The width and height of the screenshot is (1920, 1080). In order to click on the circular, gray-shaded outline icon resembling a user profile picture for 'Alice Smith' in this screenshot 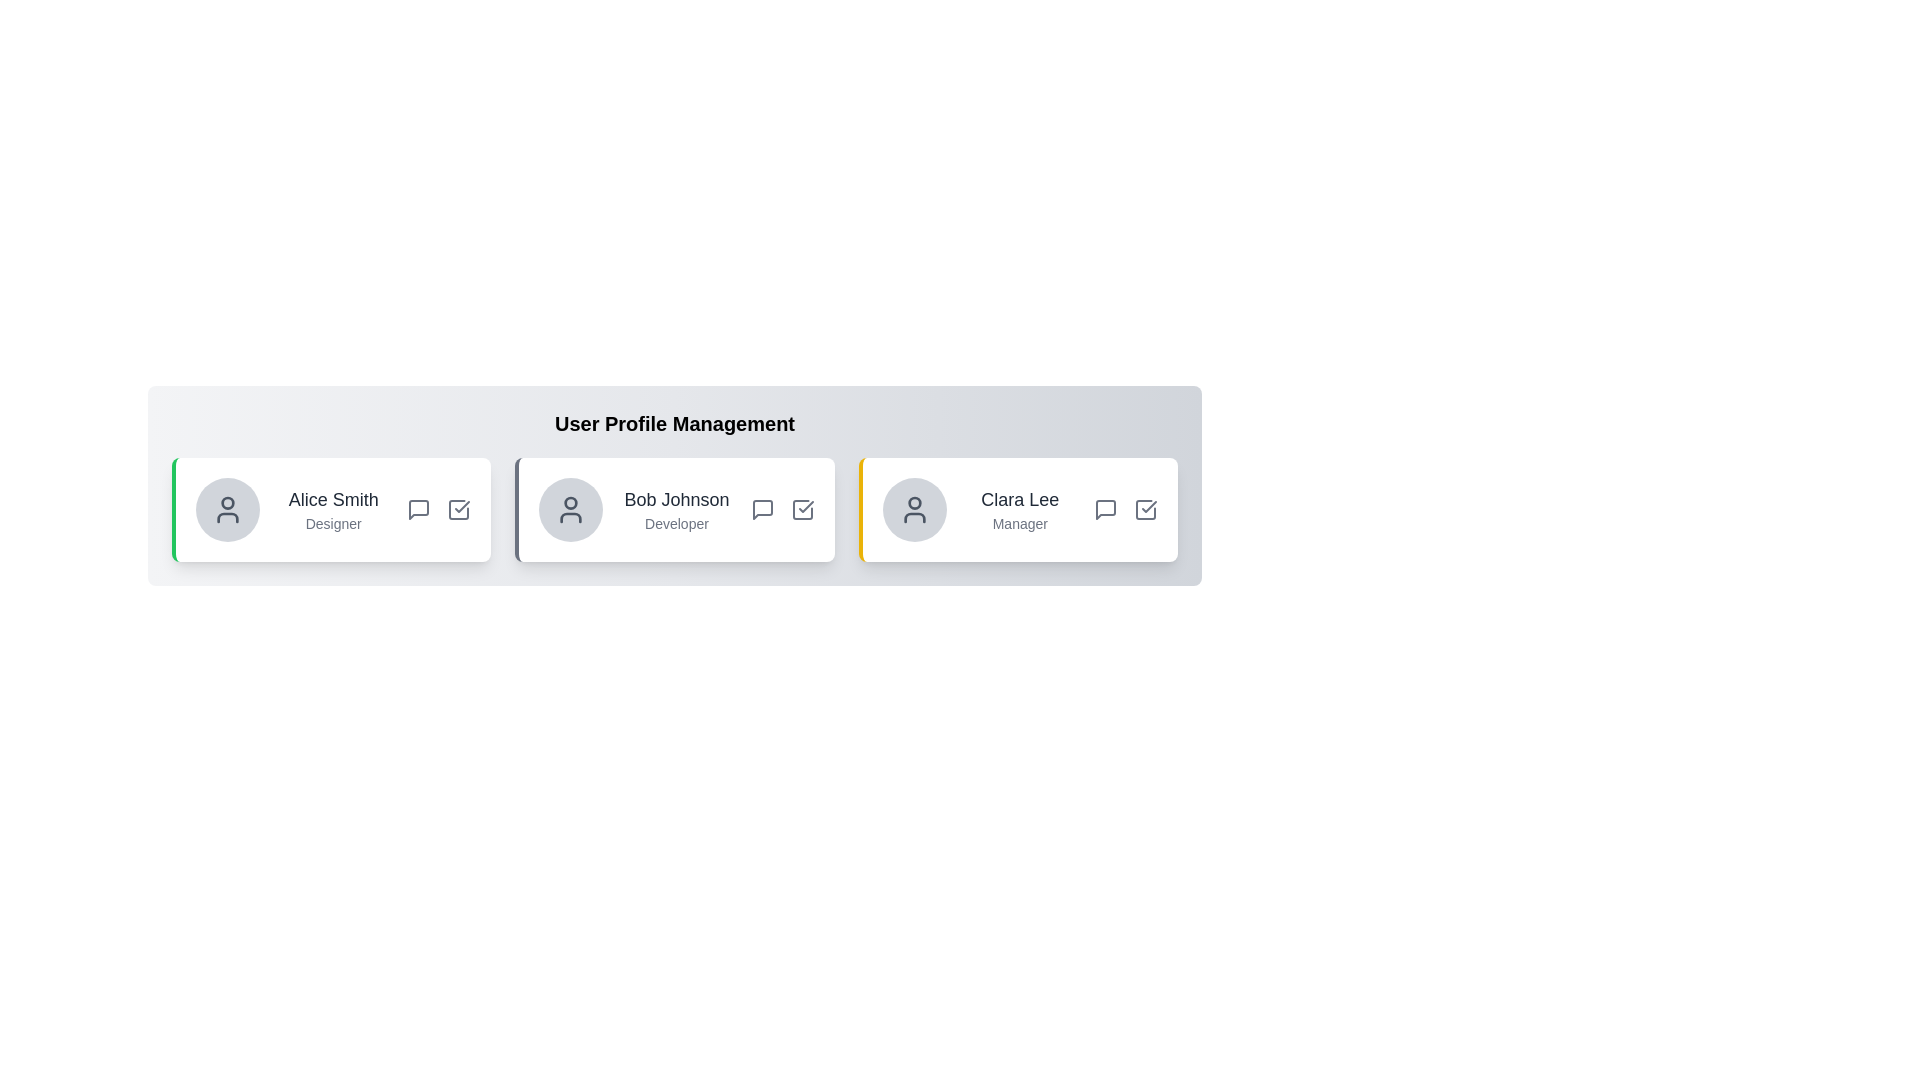, I will do `click(227, 501)`.